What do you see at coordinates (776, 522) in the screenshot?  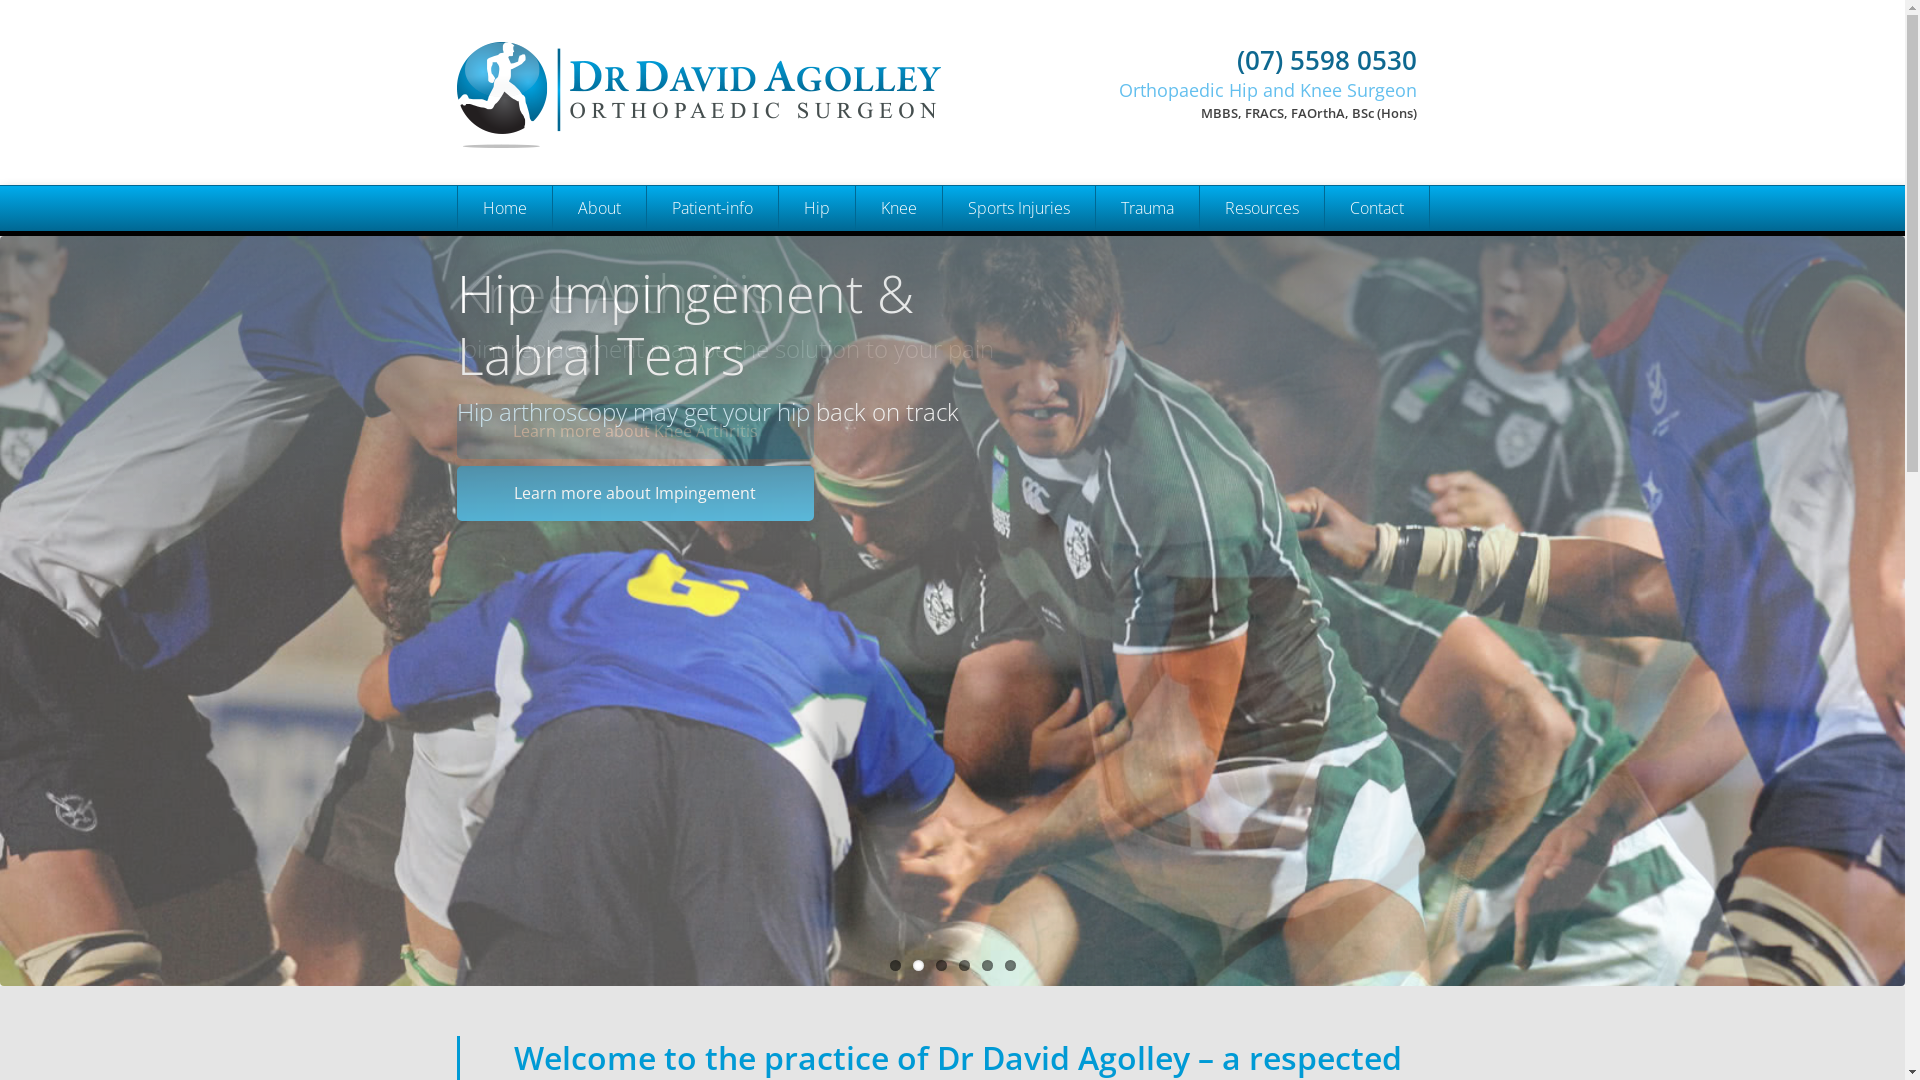 I see `'Hip Pain'` at bounding box center [776, 522].